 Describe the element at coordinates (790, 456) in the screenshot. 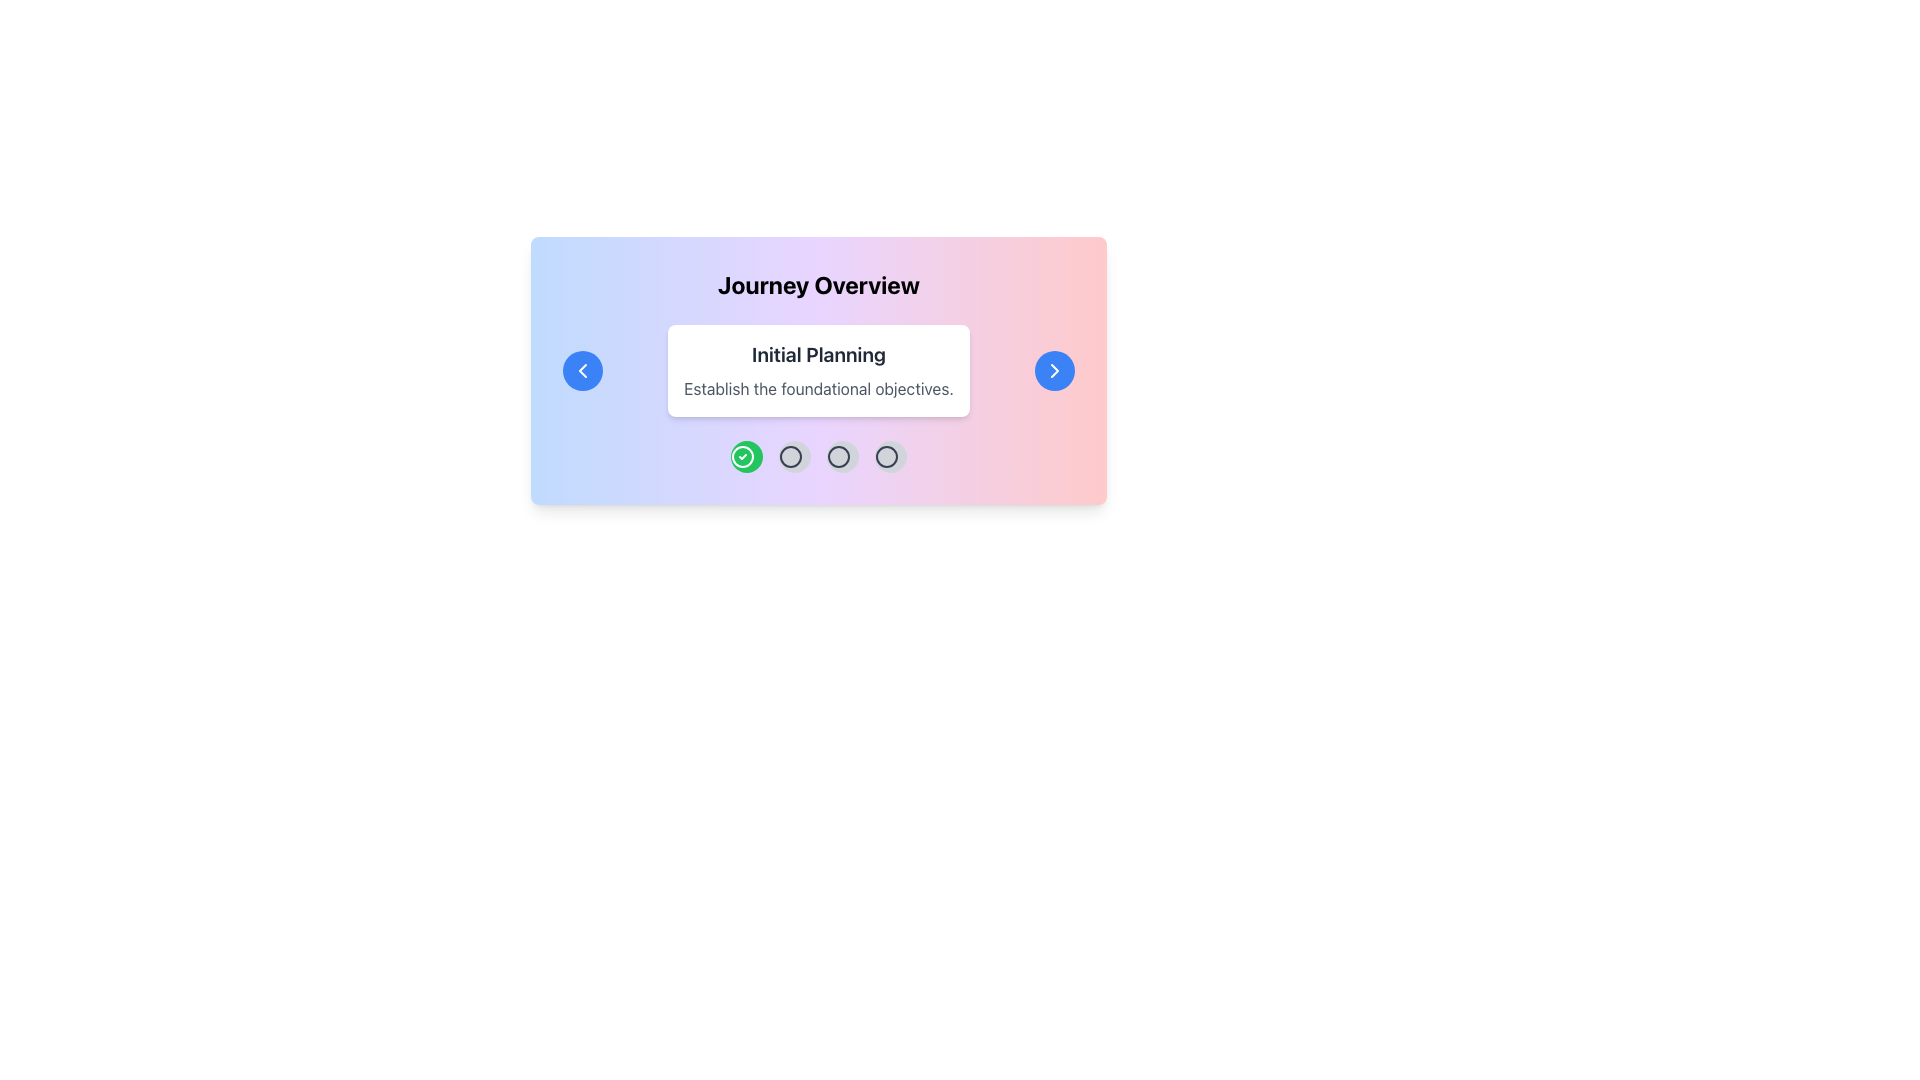

I see `the circular button or icon located below the text 'Initial Planning', which is the second element from the left in a row of four circular icons` at that location.